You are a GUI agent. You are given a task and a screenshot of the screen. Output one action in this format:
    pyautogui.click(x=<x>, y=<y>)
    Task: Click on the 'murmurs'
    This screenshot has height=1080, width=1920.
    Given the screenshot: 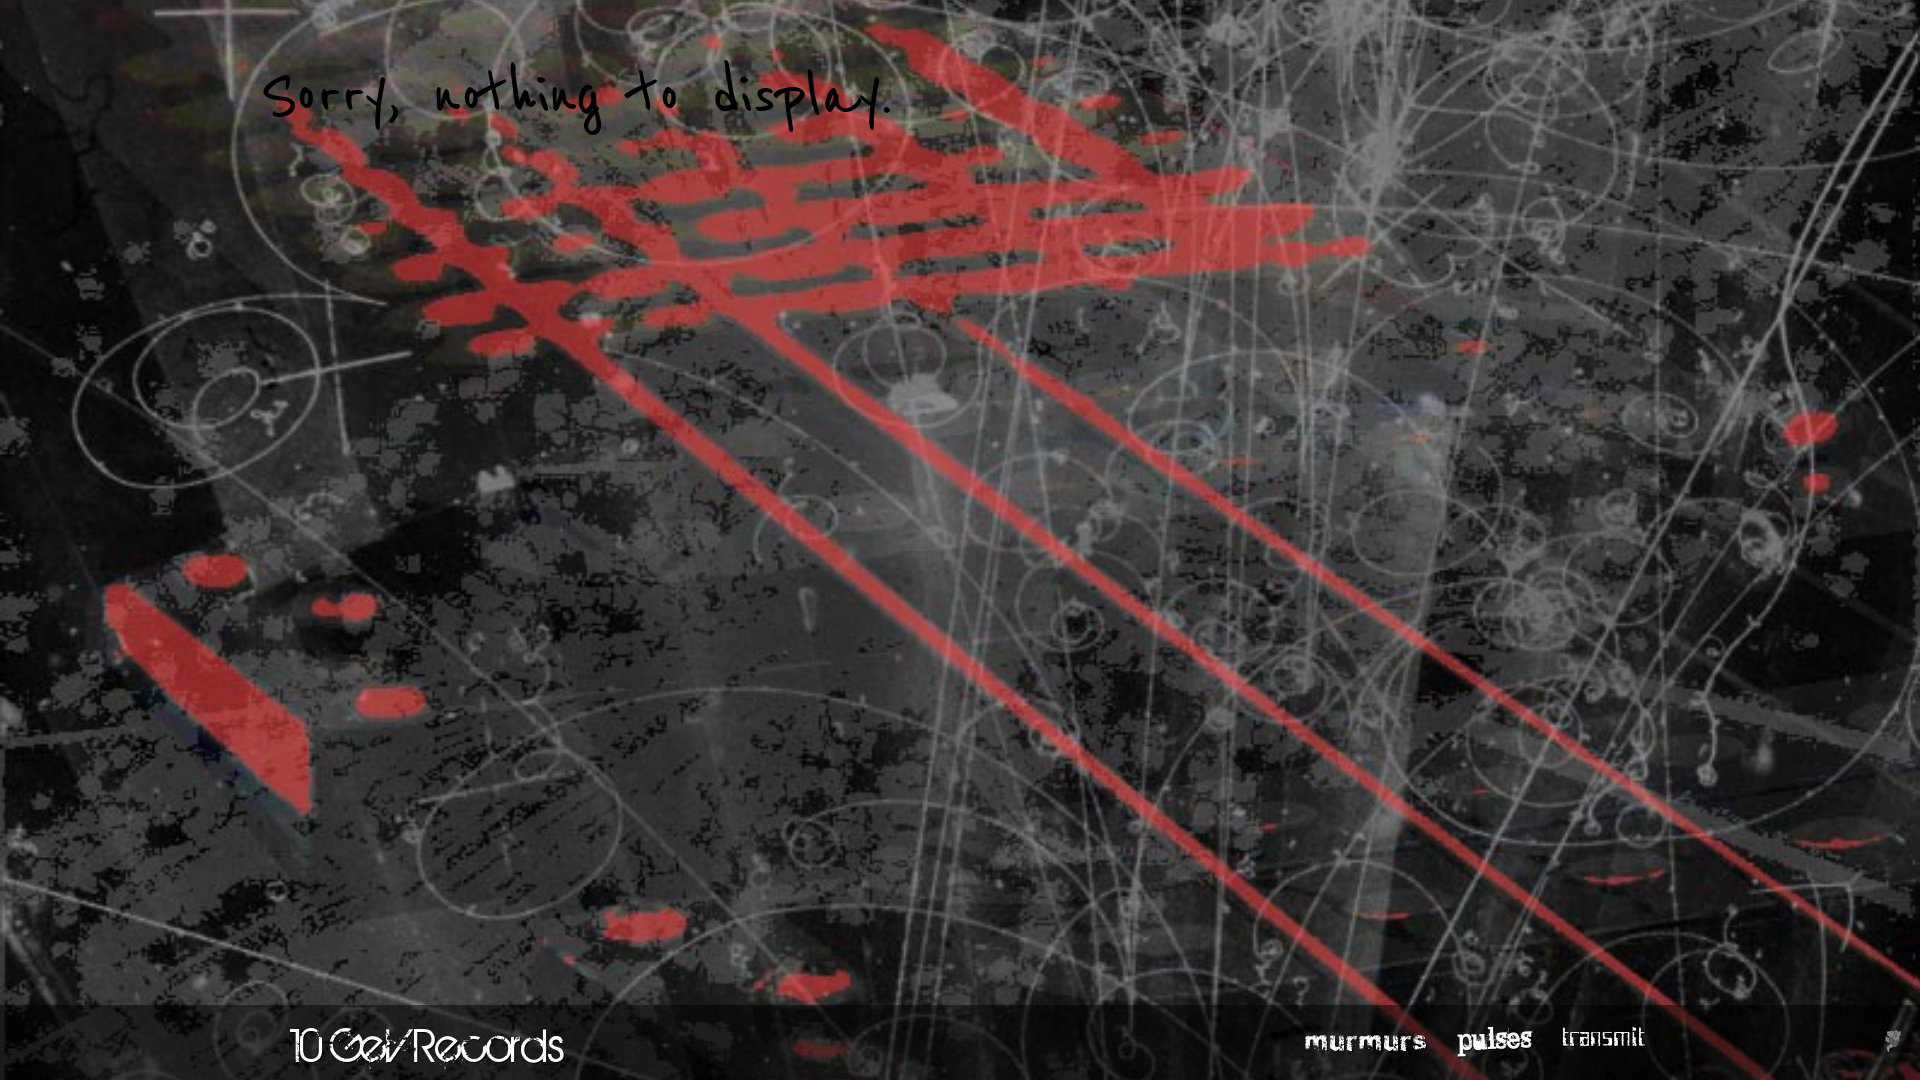 What is the action you would take?
    pyautogui.click(x=1365, y=1040)
    